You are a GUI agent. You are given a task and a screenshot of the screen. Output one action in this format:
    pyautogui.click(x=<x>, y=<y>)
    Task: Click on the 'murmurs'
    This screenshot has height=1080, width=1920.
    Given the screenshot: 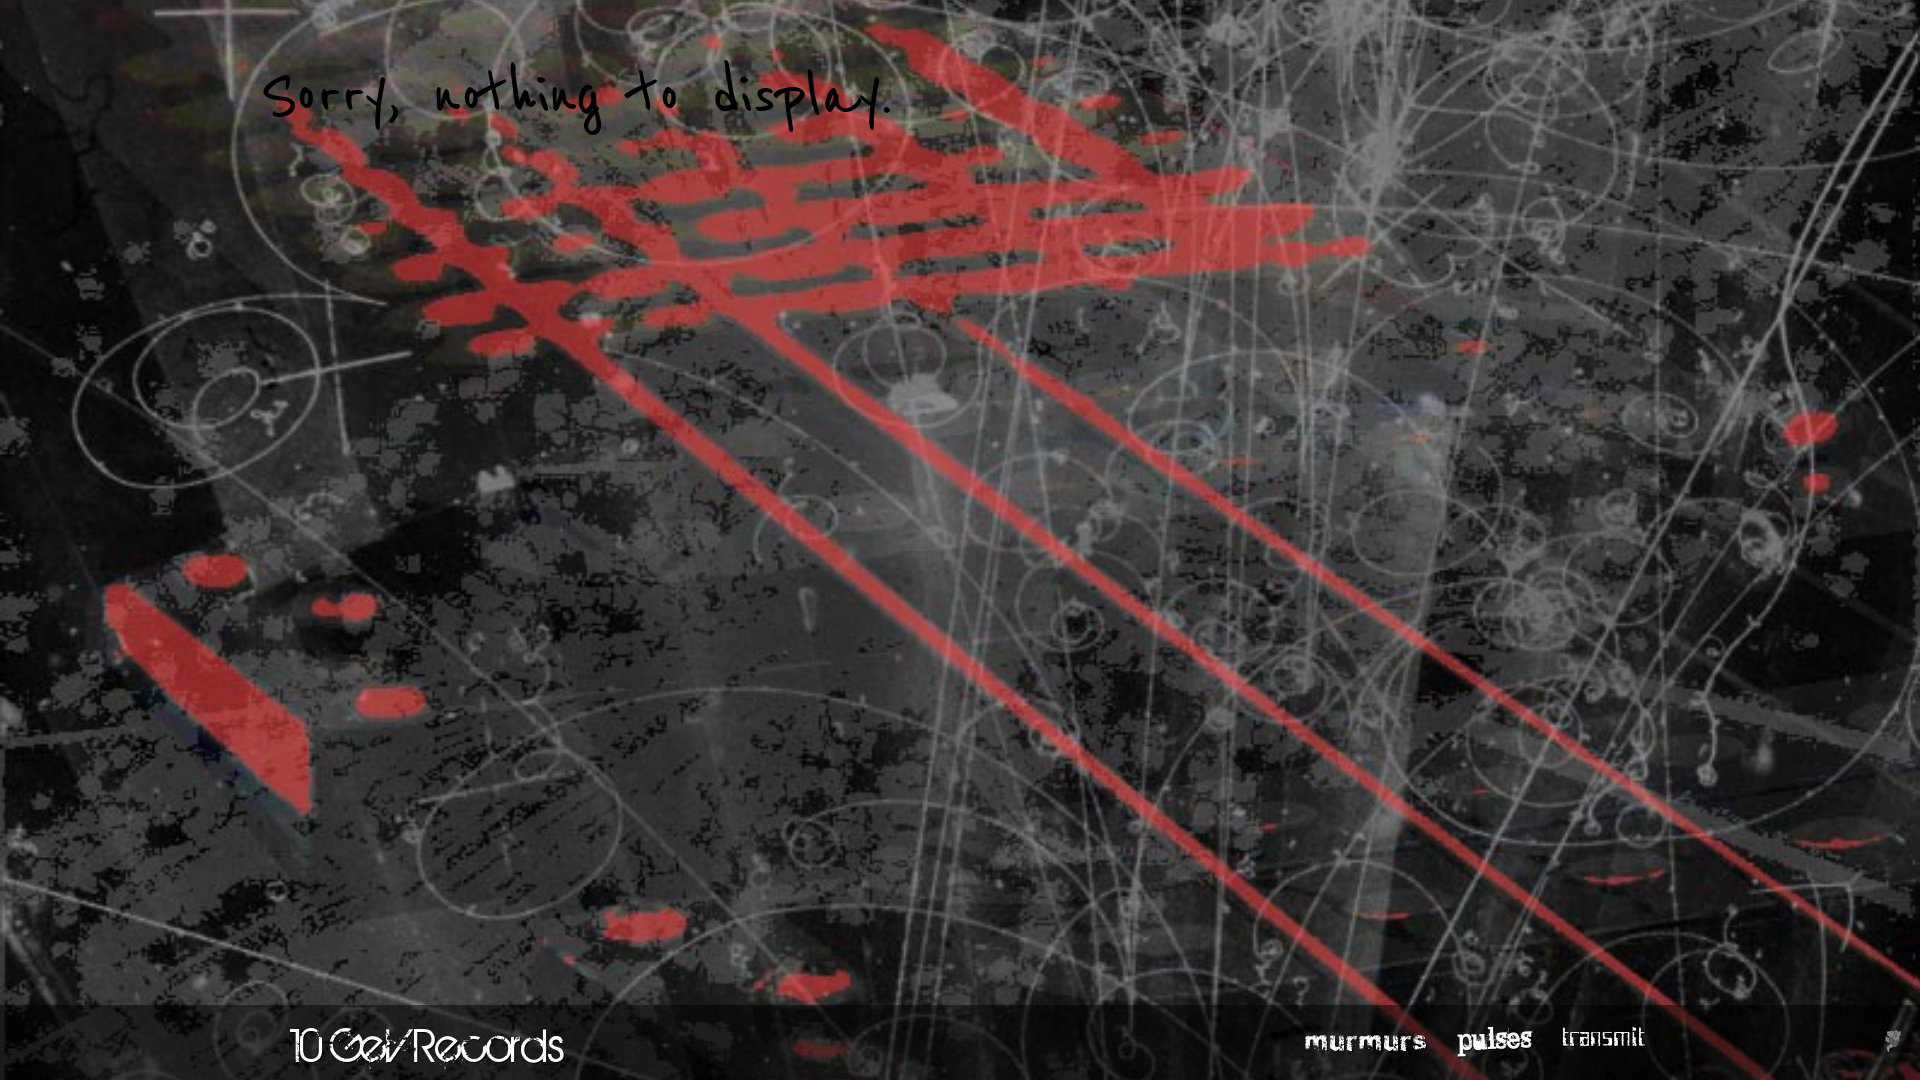 What is the action you would take?
    pyautogui.click(x=1365, y=1040)
    